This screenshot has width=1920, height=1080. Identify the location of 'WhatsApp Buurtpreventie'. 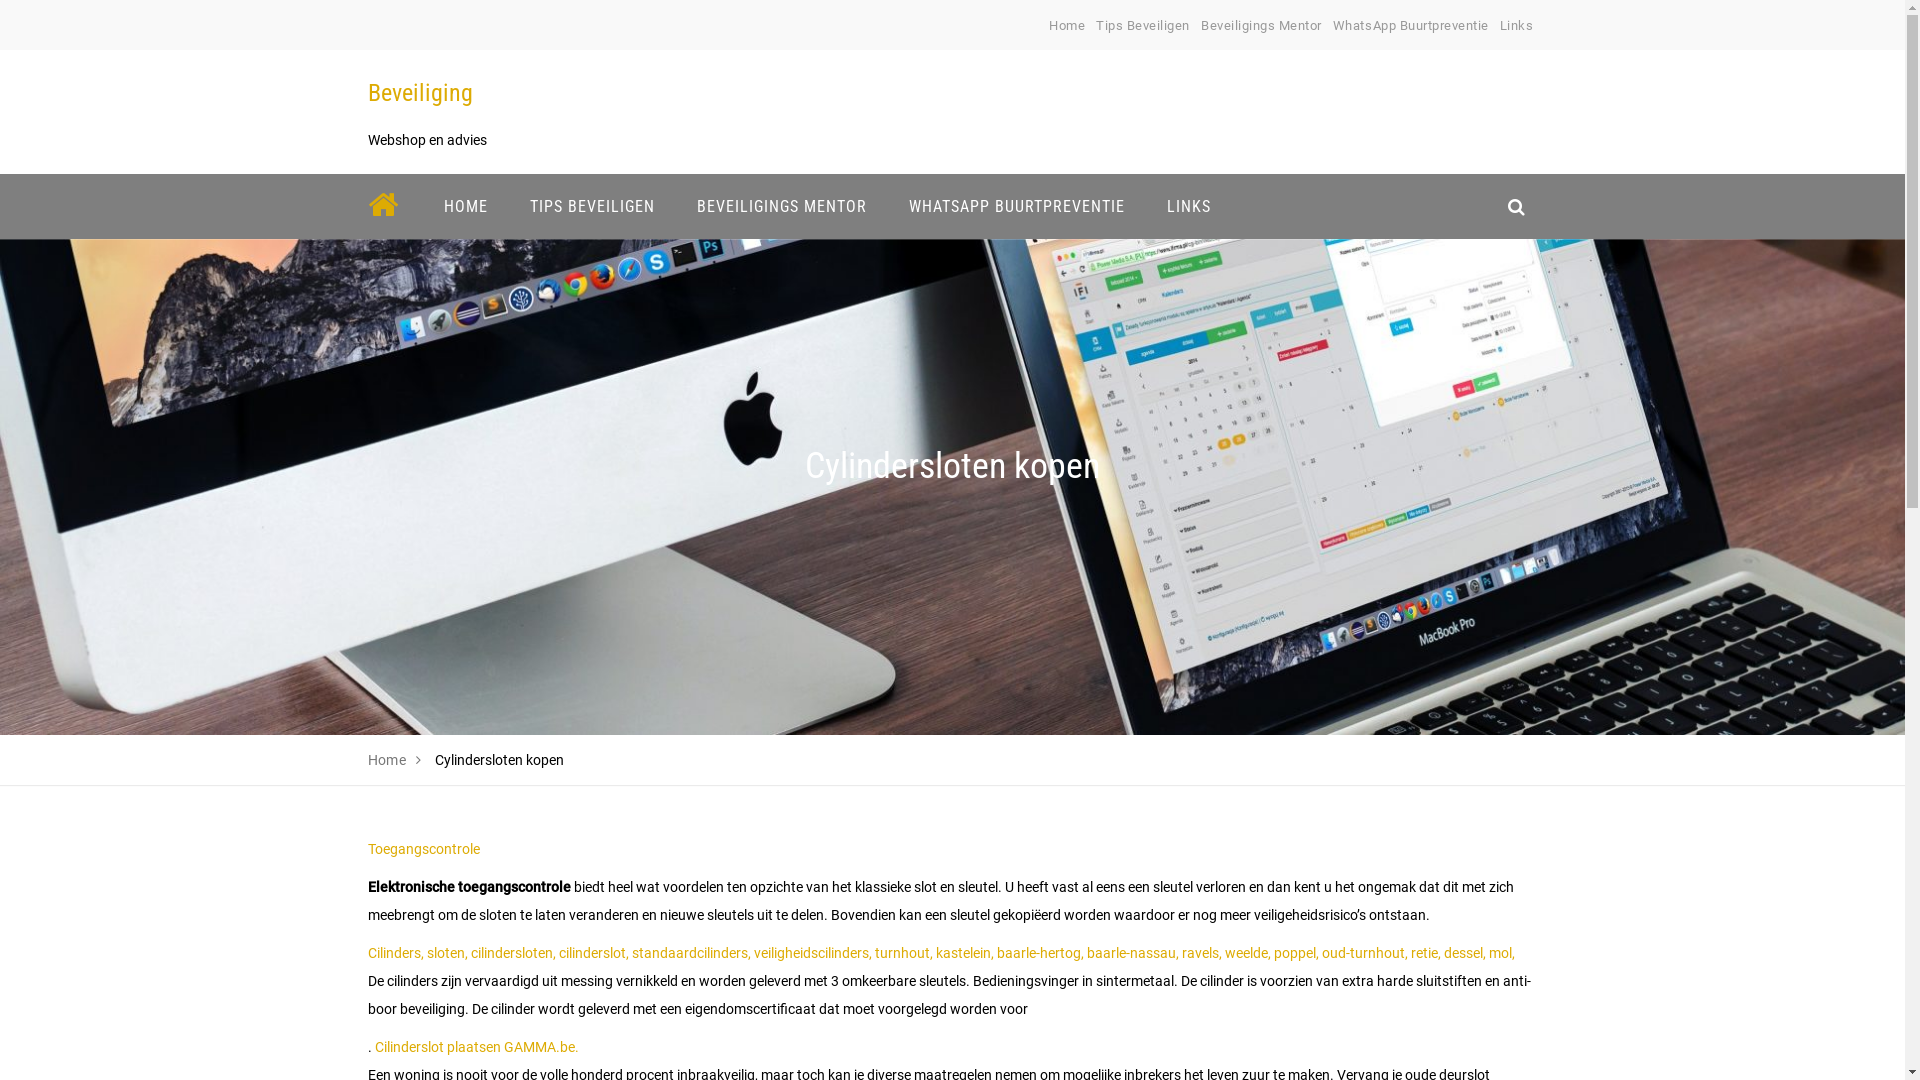
(1410, 25).